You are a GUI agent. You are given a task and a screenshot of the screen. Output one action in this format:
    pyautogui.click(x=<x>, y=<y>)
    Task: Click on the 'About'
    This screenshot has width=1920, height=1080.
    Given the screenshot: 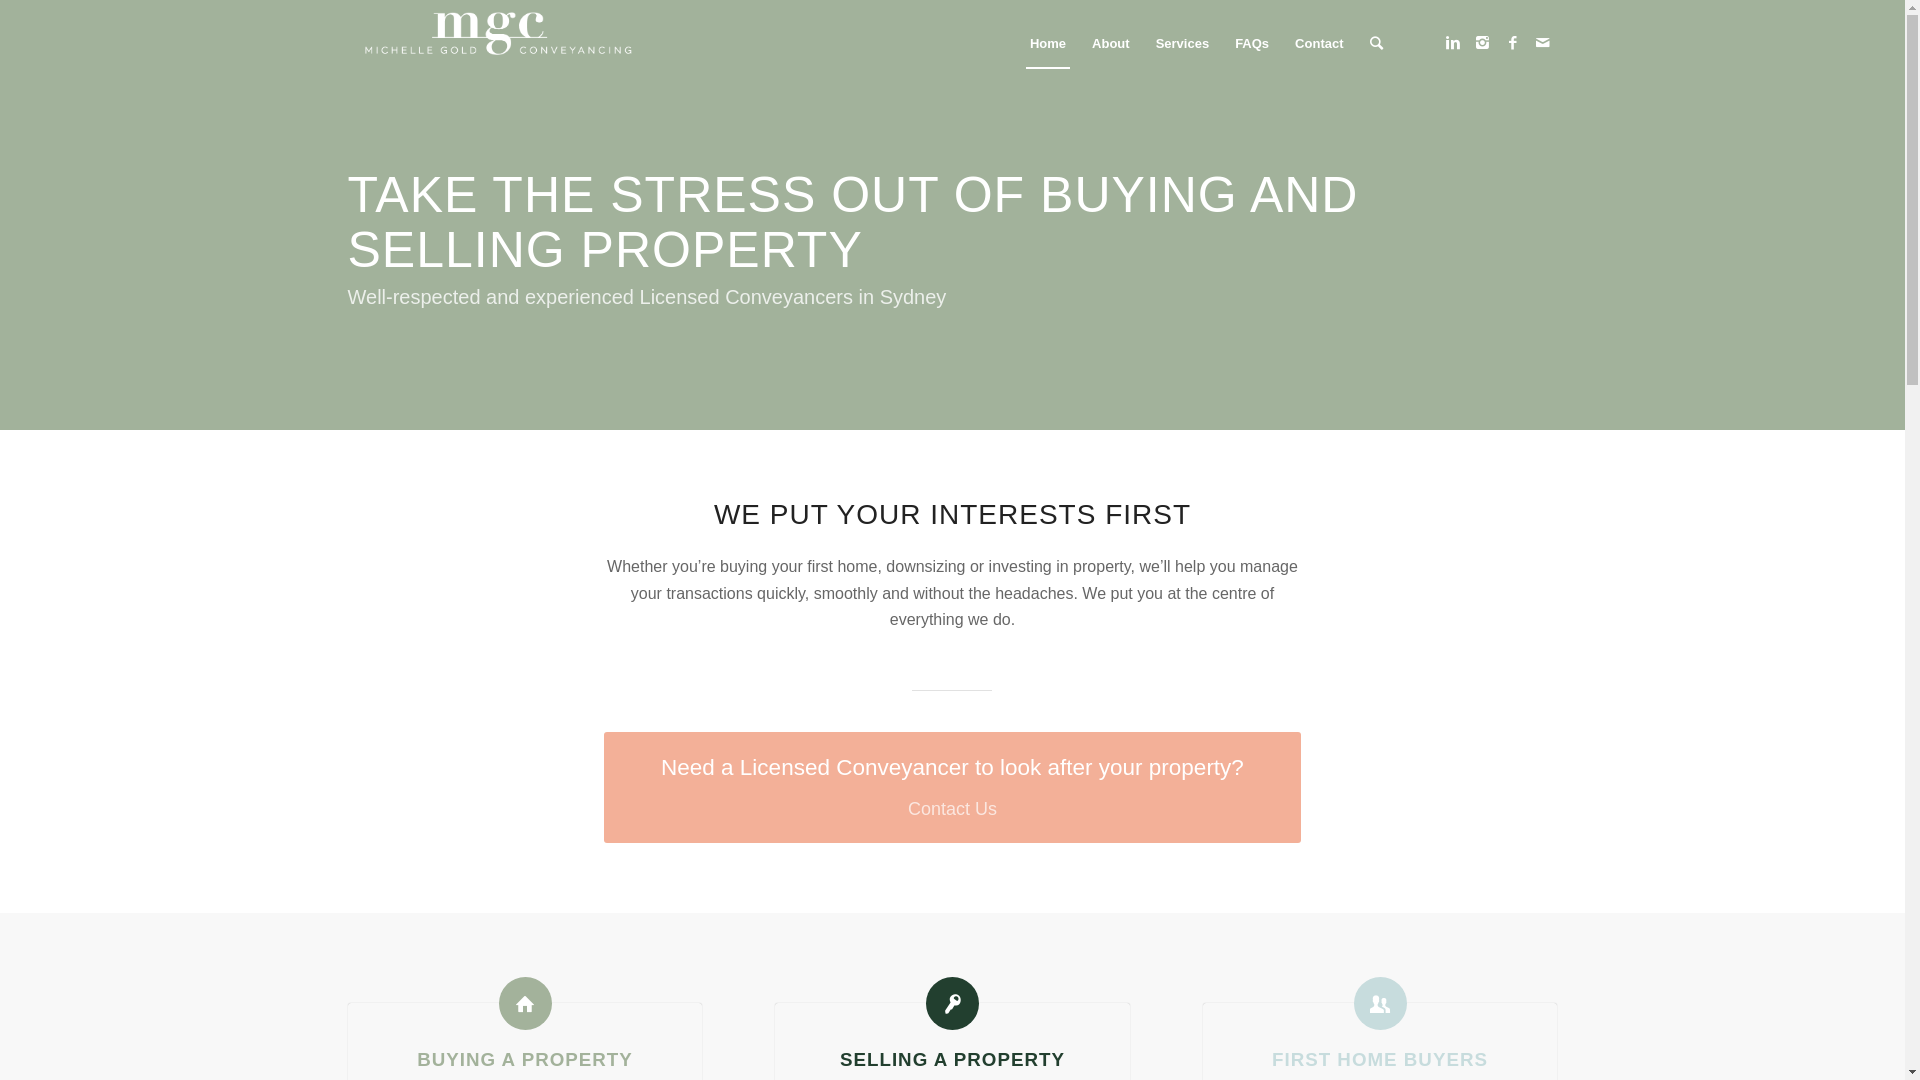 What is the action you would take?
    pyautogui.click(x=1109, y=43)
    